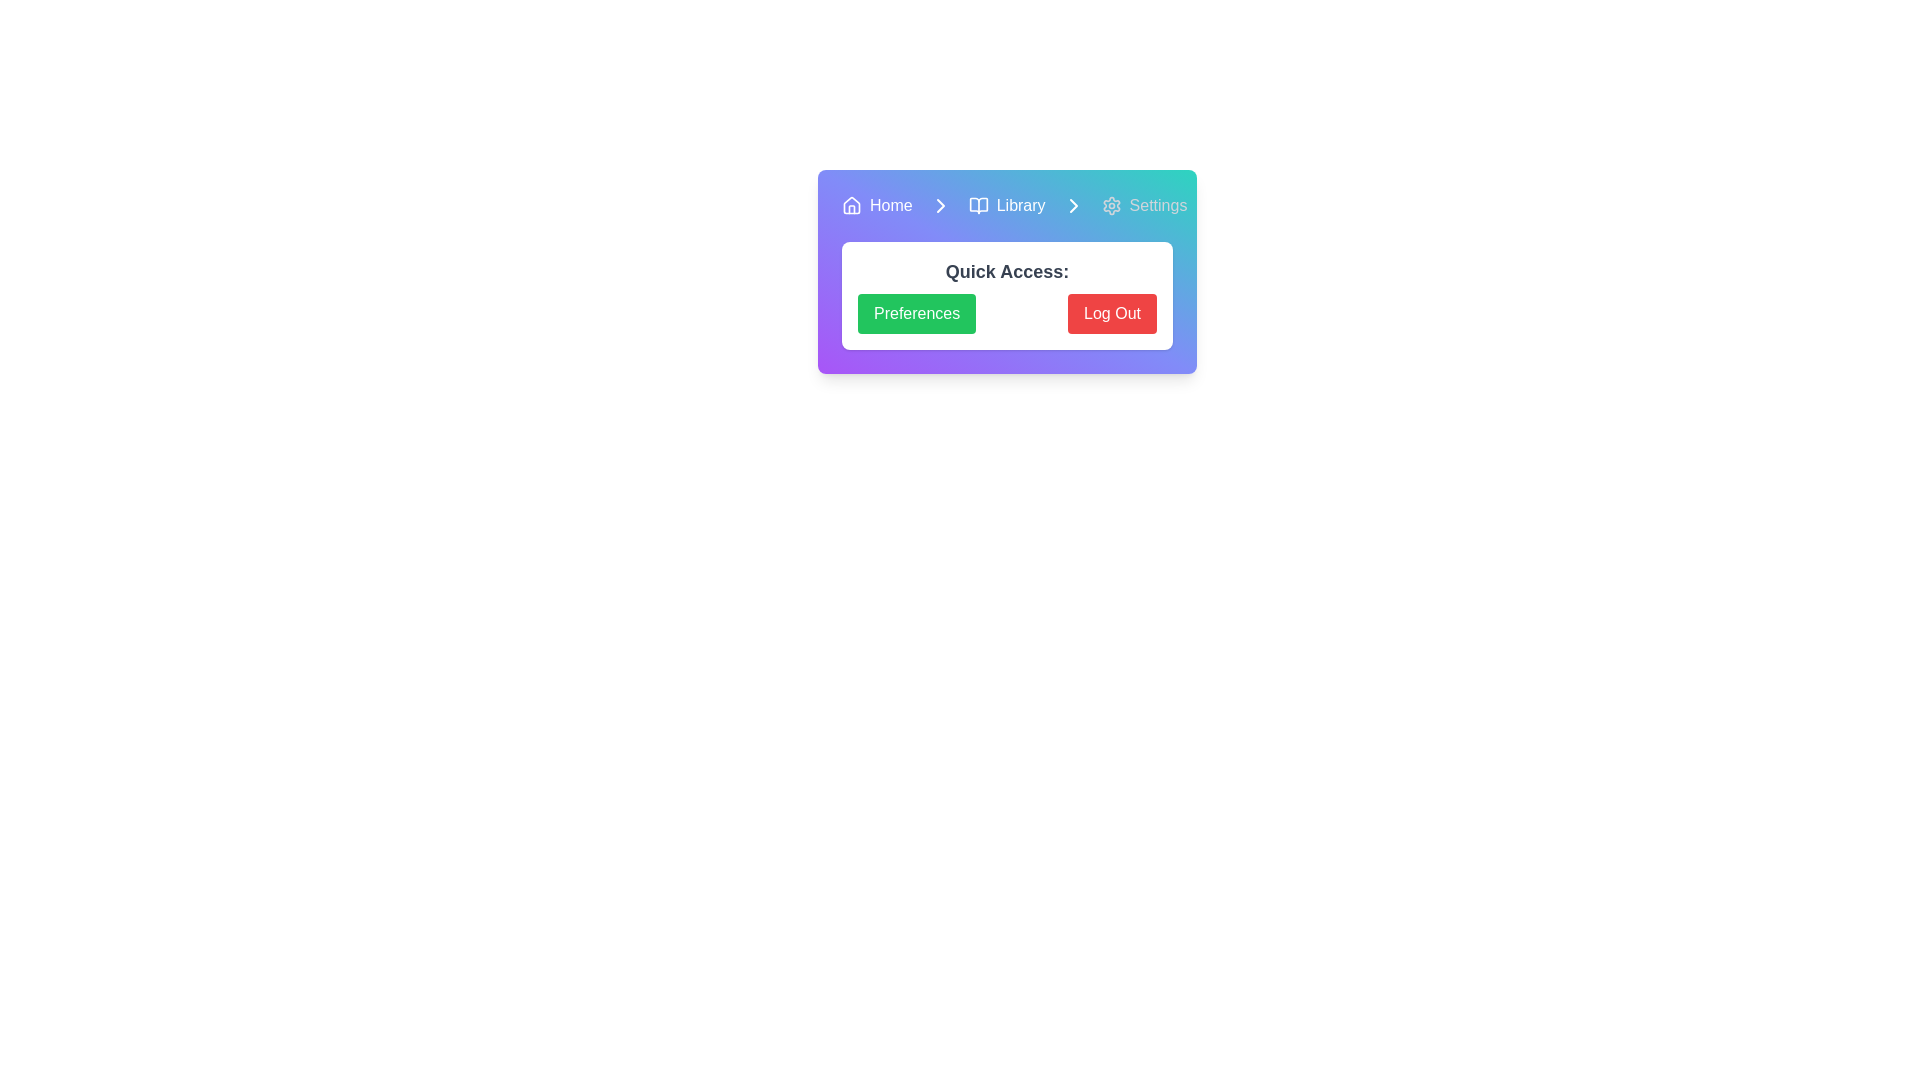  What do you see at coordinates (916, 313) in the screenshot?
I see `the green 'Preferences' button, which is located in the bottom section of the content card` at bounding box center [916, 313].